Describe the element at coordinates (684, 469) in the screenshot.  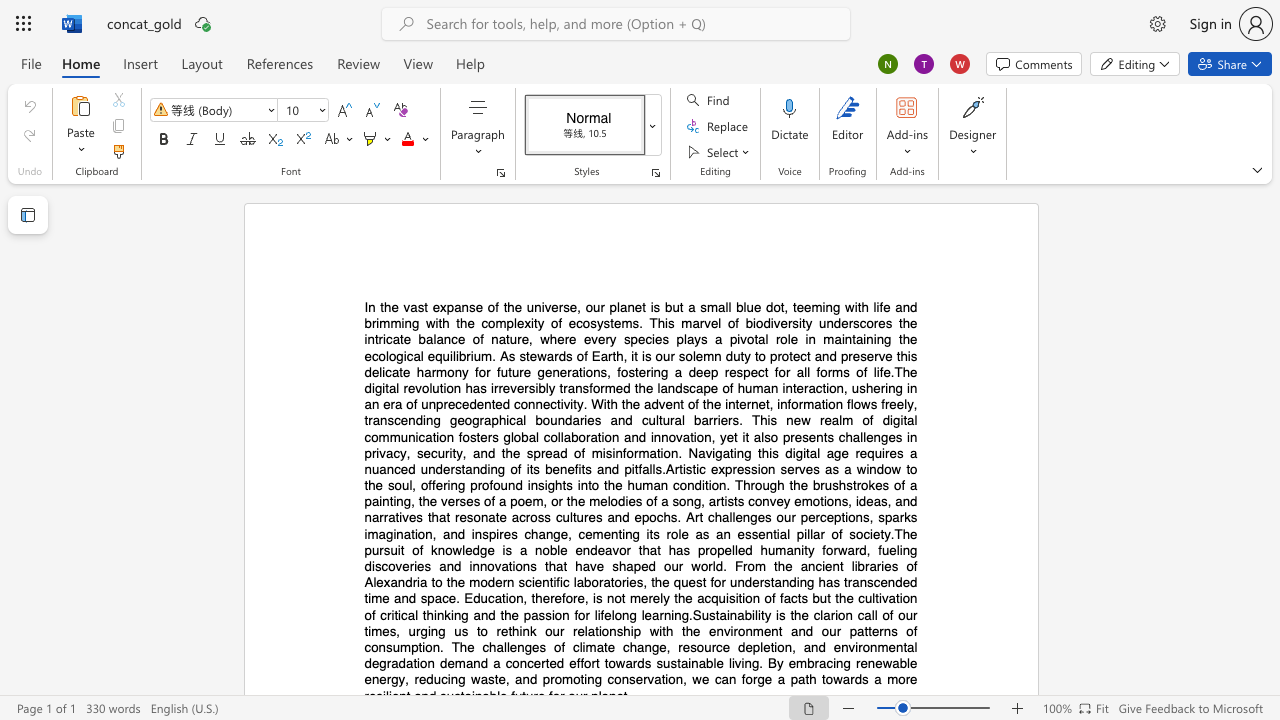
I see `the 2th character "i" in the text` at that location.